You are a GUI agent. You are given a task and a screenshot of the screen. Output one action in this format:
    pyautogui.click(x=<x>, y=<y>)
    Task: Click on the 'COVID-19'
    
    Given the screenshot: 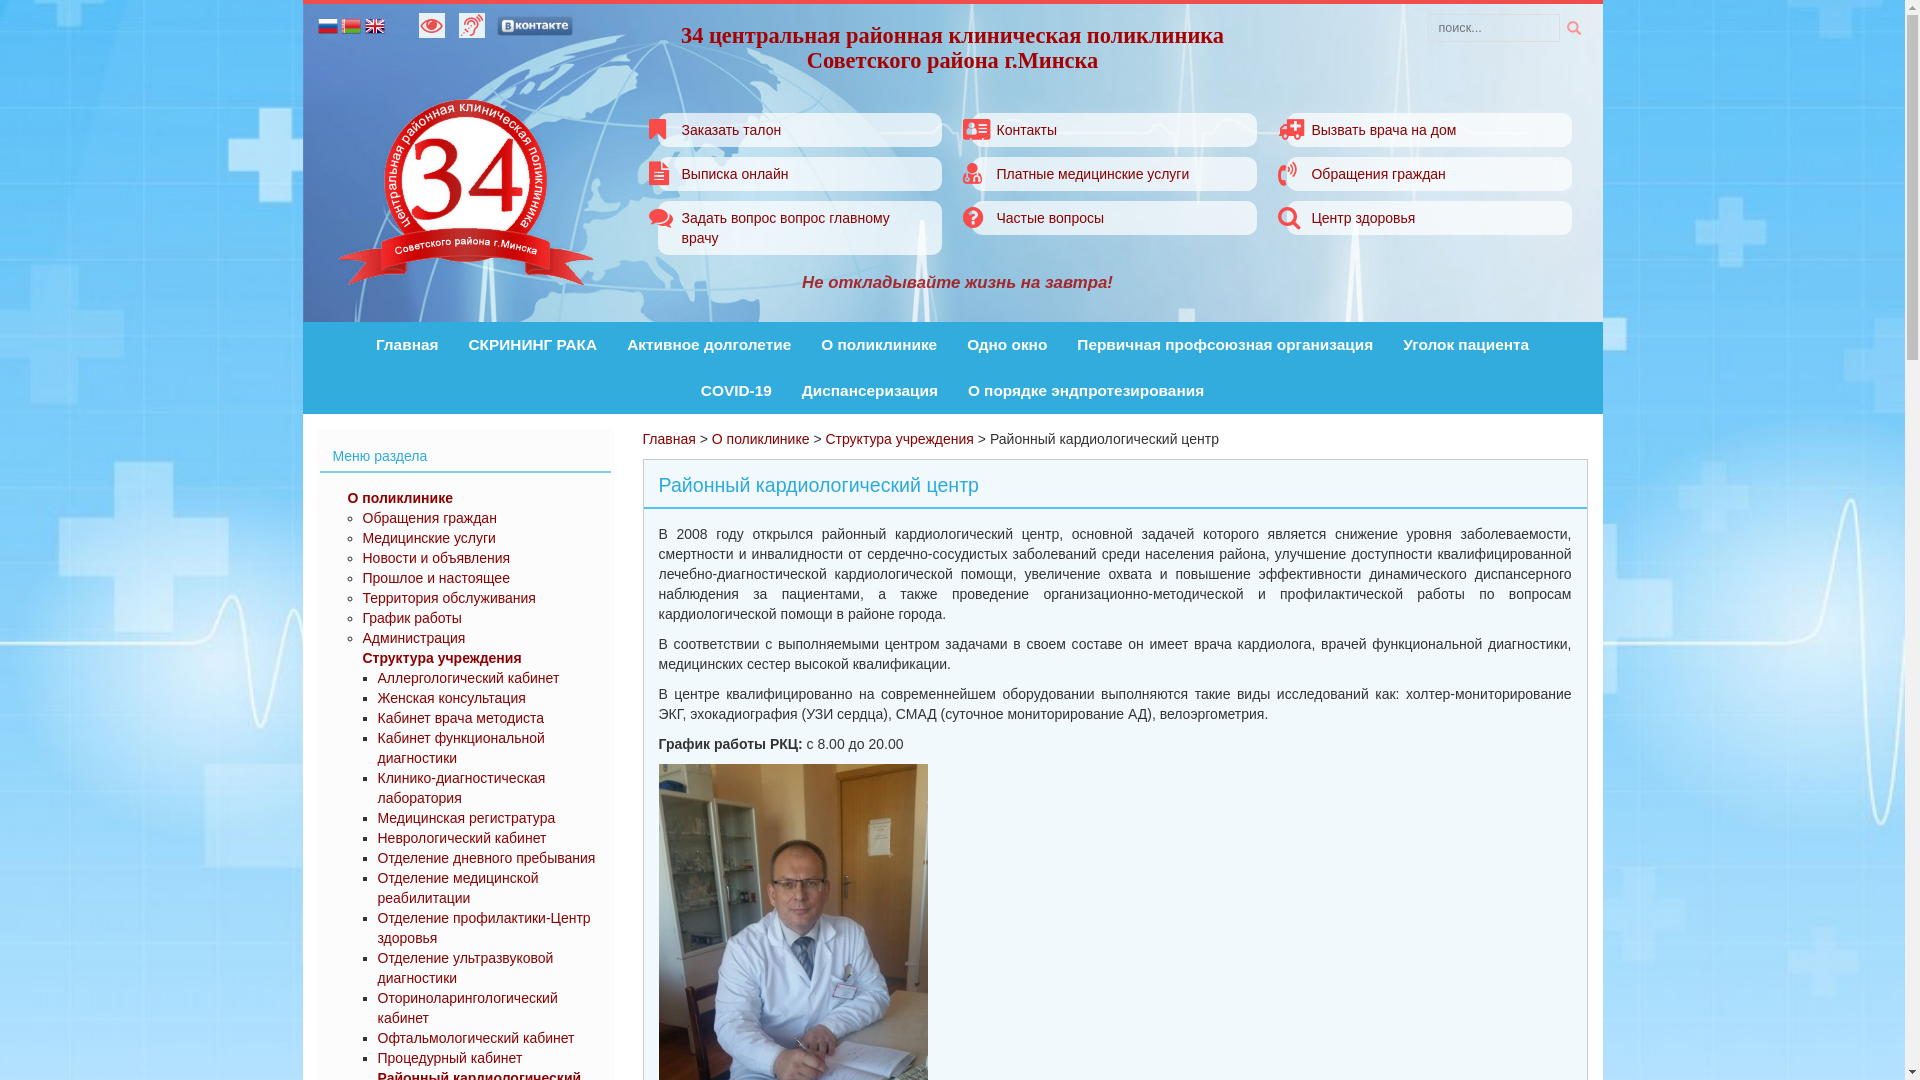 What is the action you would take?
    pyautogui.click(x=700, y=390)
    